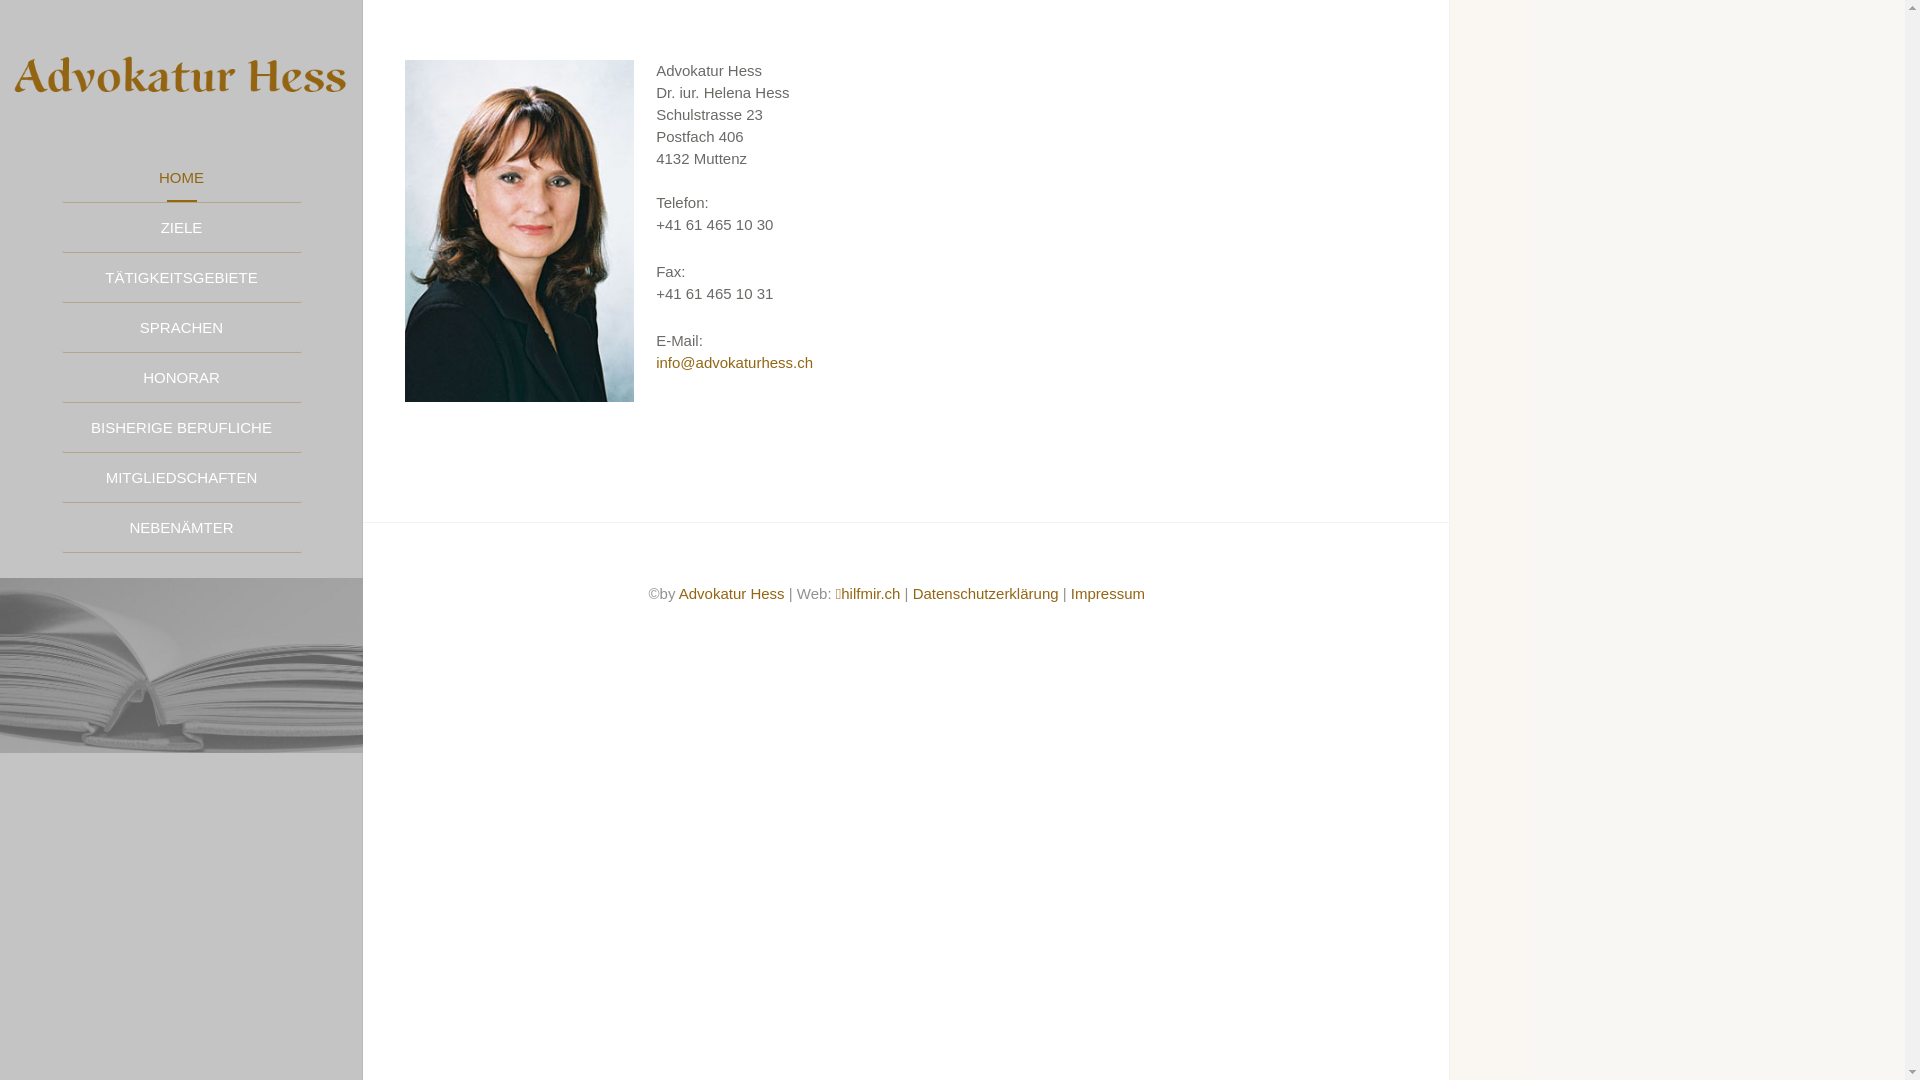 This screenshot has width=1920, height=1080. What do you see at coordinates (182, 478) in the screenshot?
I see `'MITGLIEDSCHAFTEN'` at bounding box center [182, 478].